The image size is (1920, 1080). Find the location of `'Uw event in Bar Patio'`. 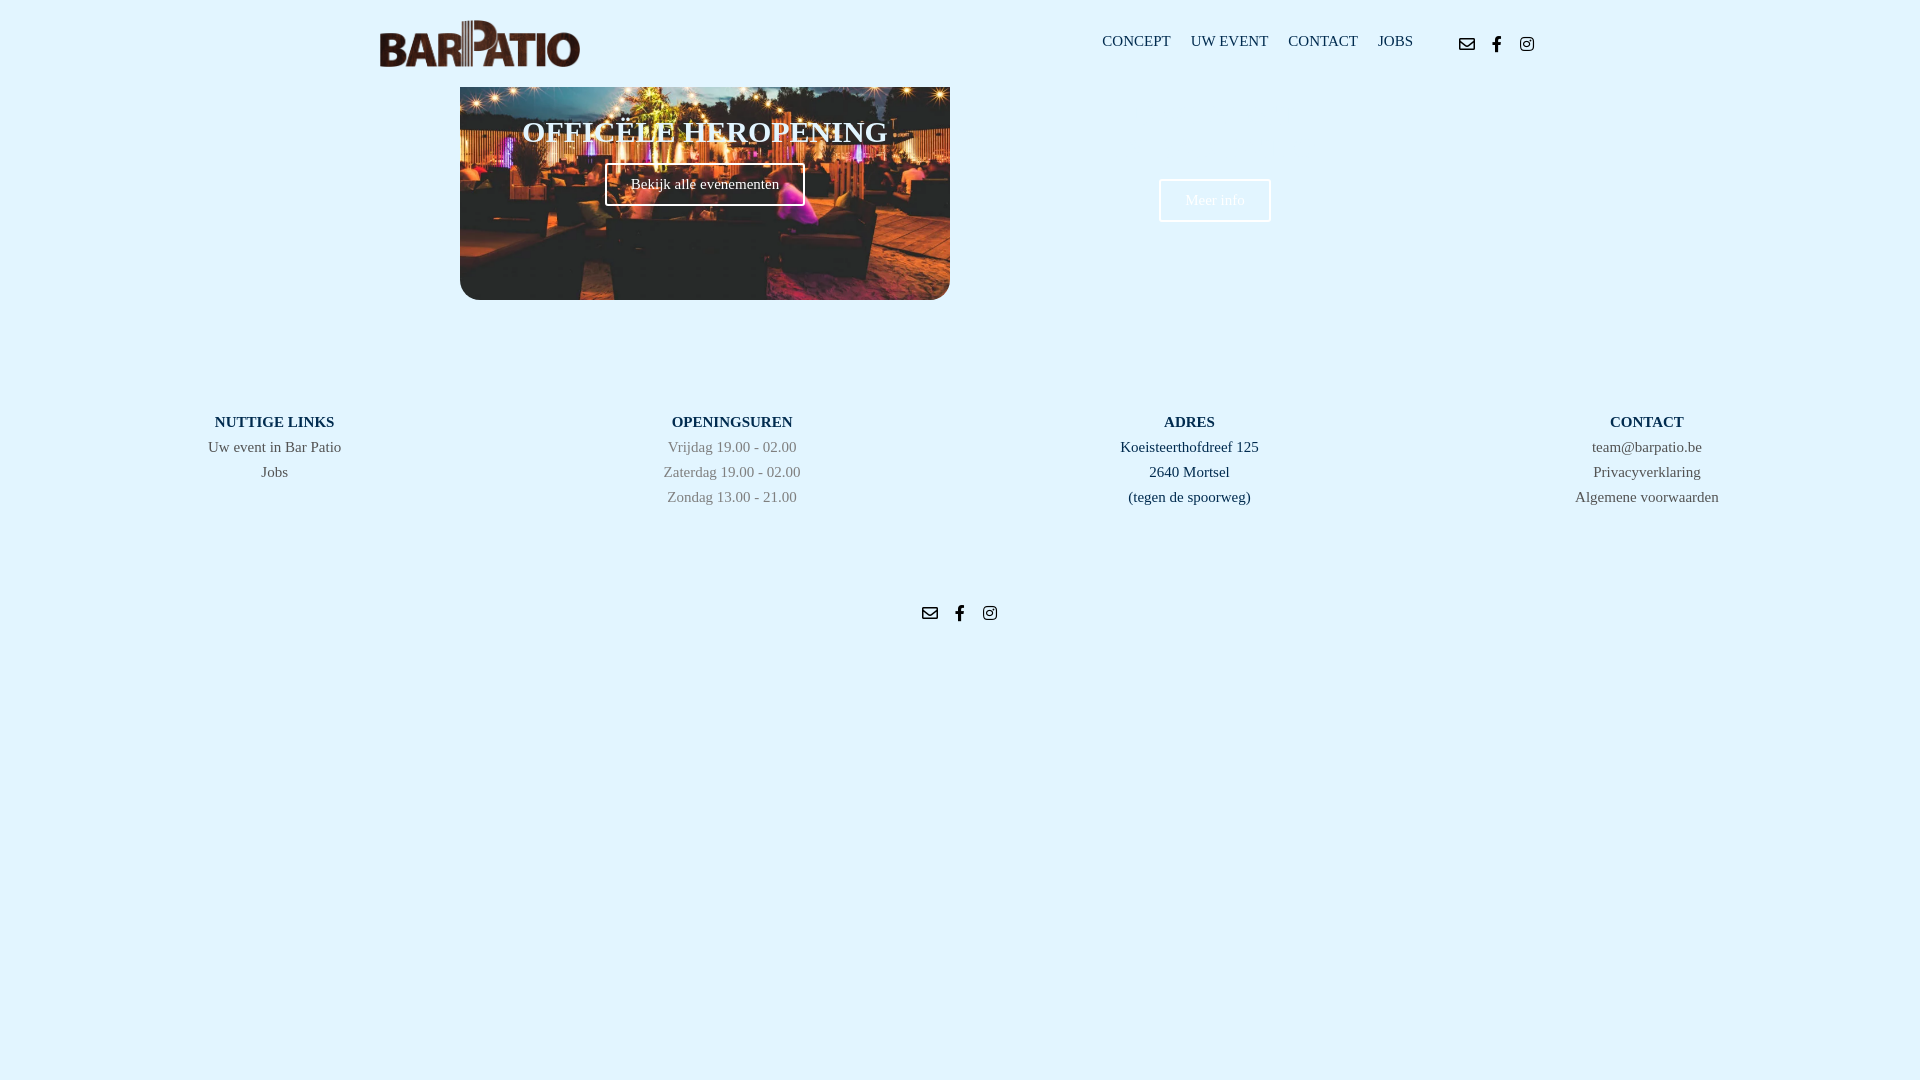

'Uw event in Bar Patio' is located at coordinates (273, 446).